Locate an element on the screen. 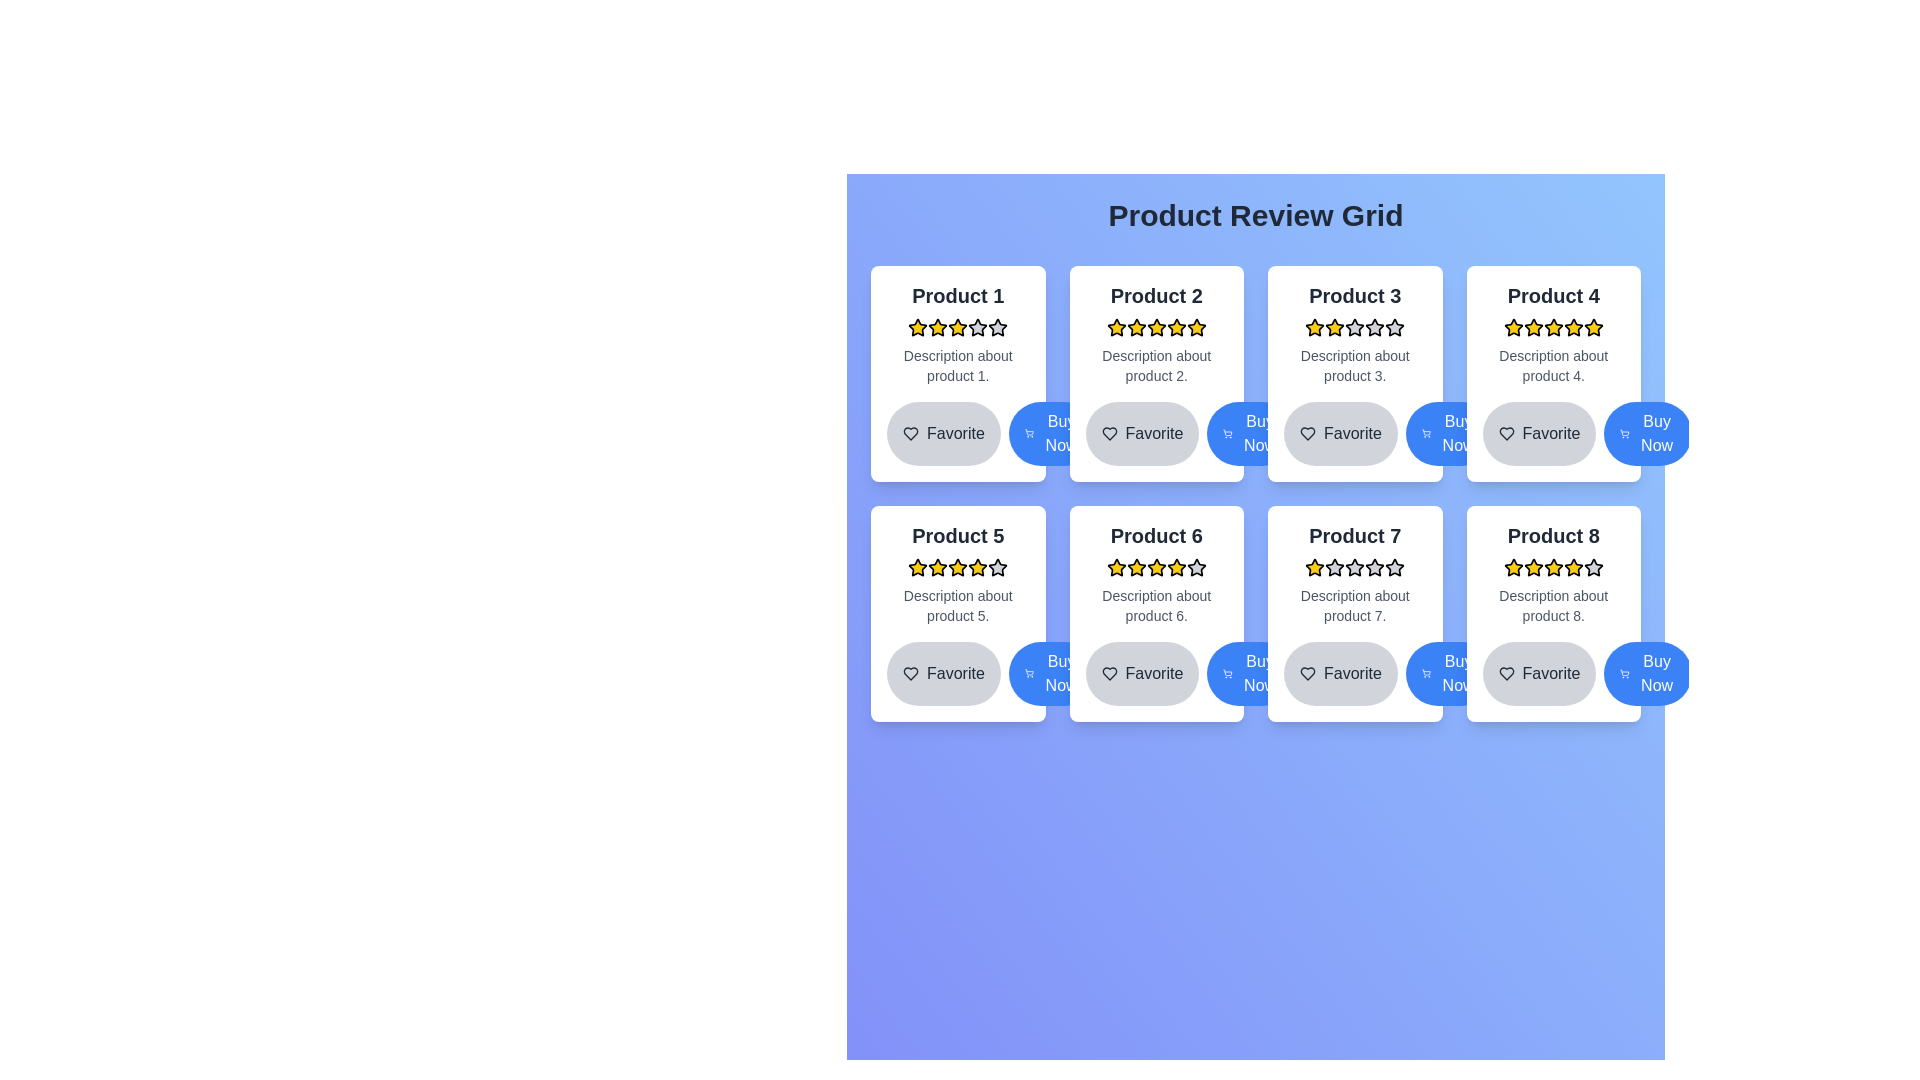 The image size is (1920, 1080). the yellow star icon, which is the third star in the rating system for 'Product 5', to interact with the rating system is located at coordinates (937, 567).